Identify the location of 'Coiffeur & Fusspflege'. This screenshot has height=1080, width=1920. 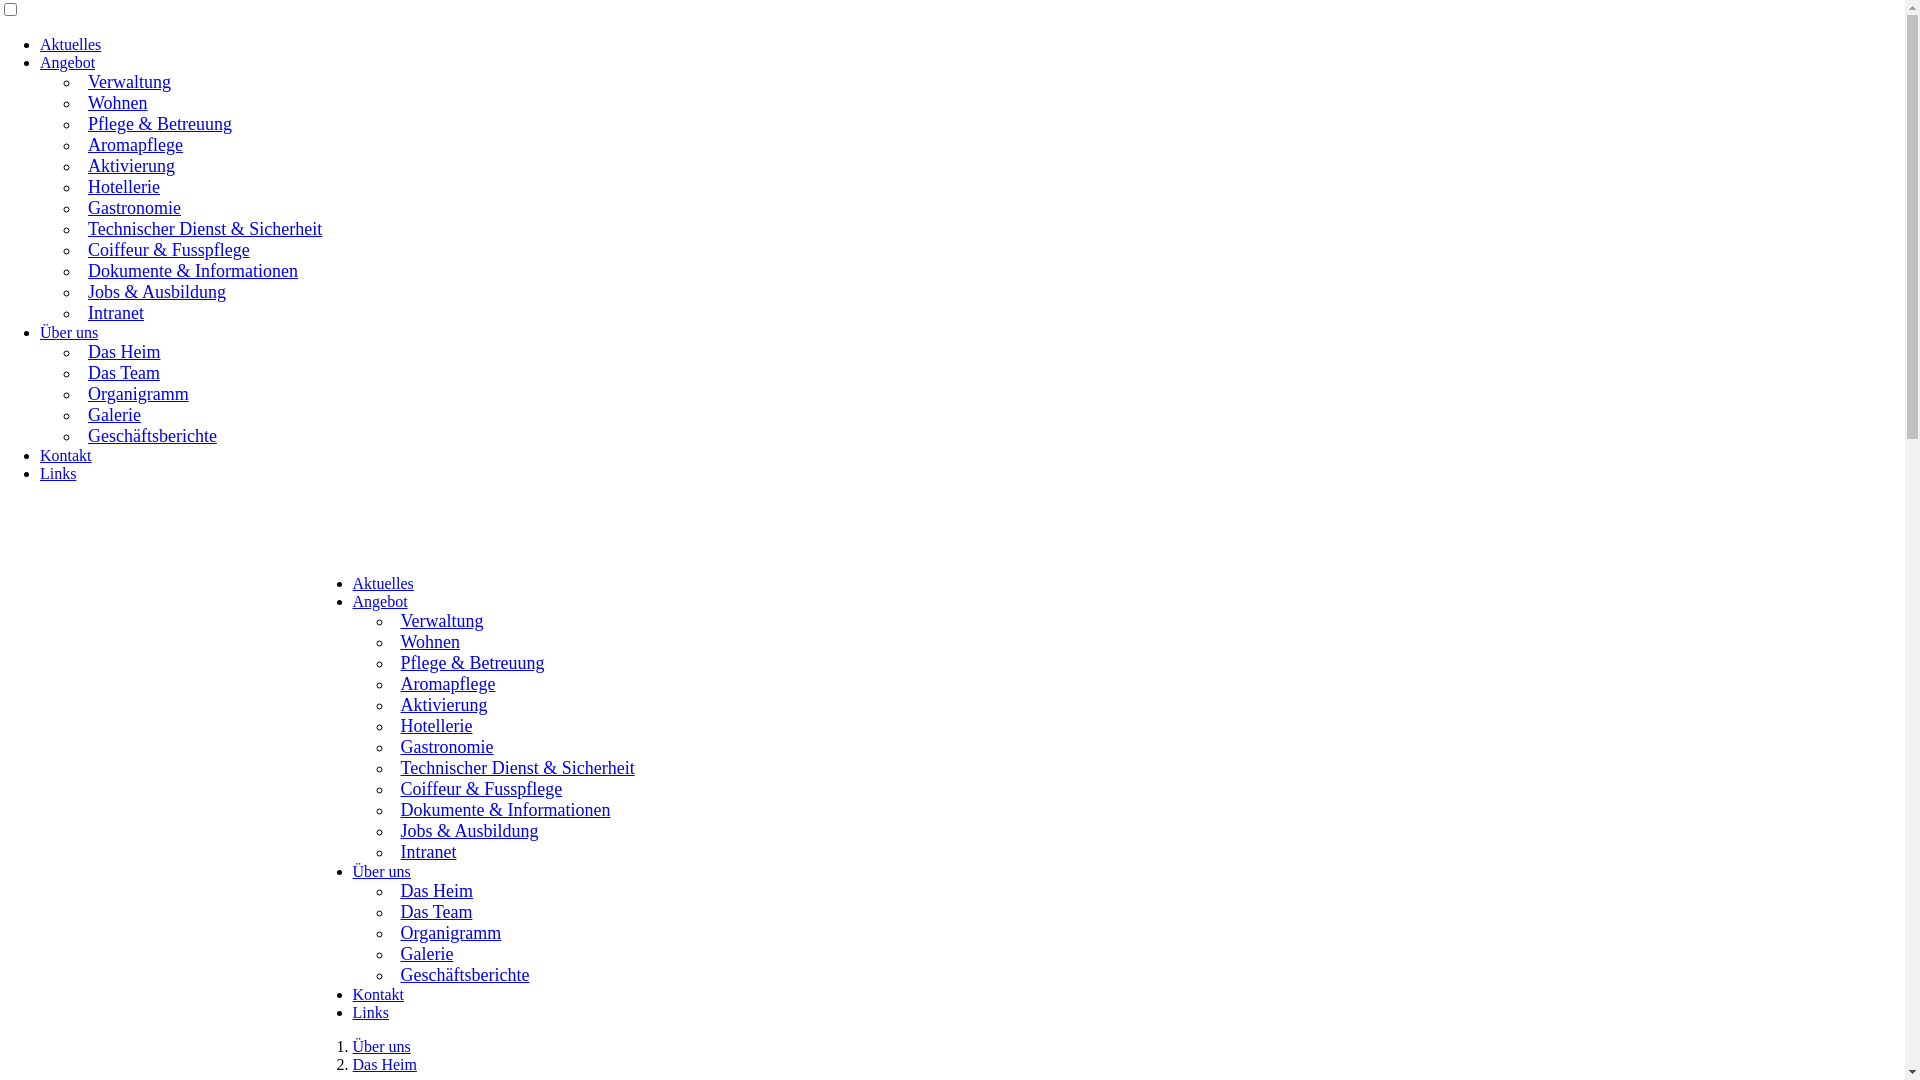
(167, 246).